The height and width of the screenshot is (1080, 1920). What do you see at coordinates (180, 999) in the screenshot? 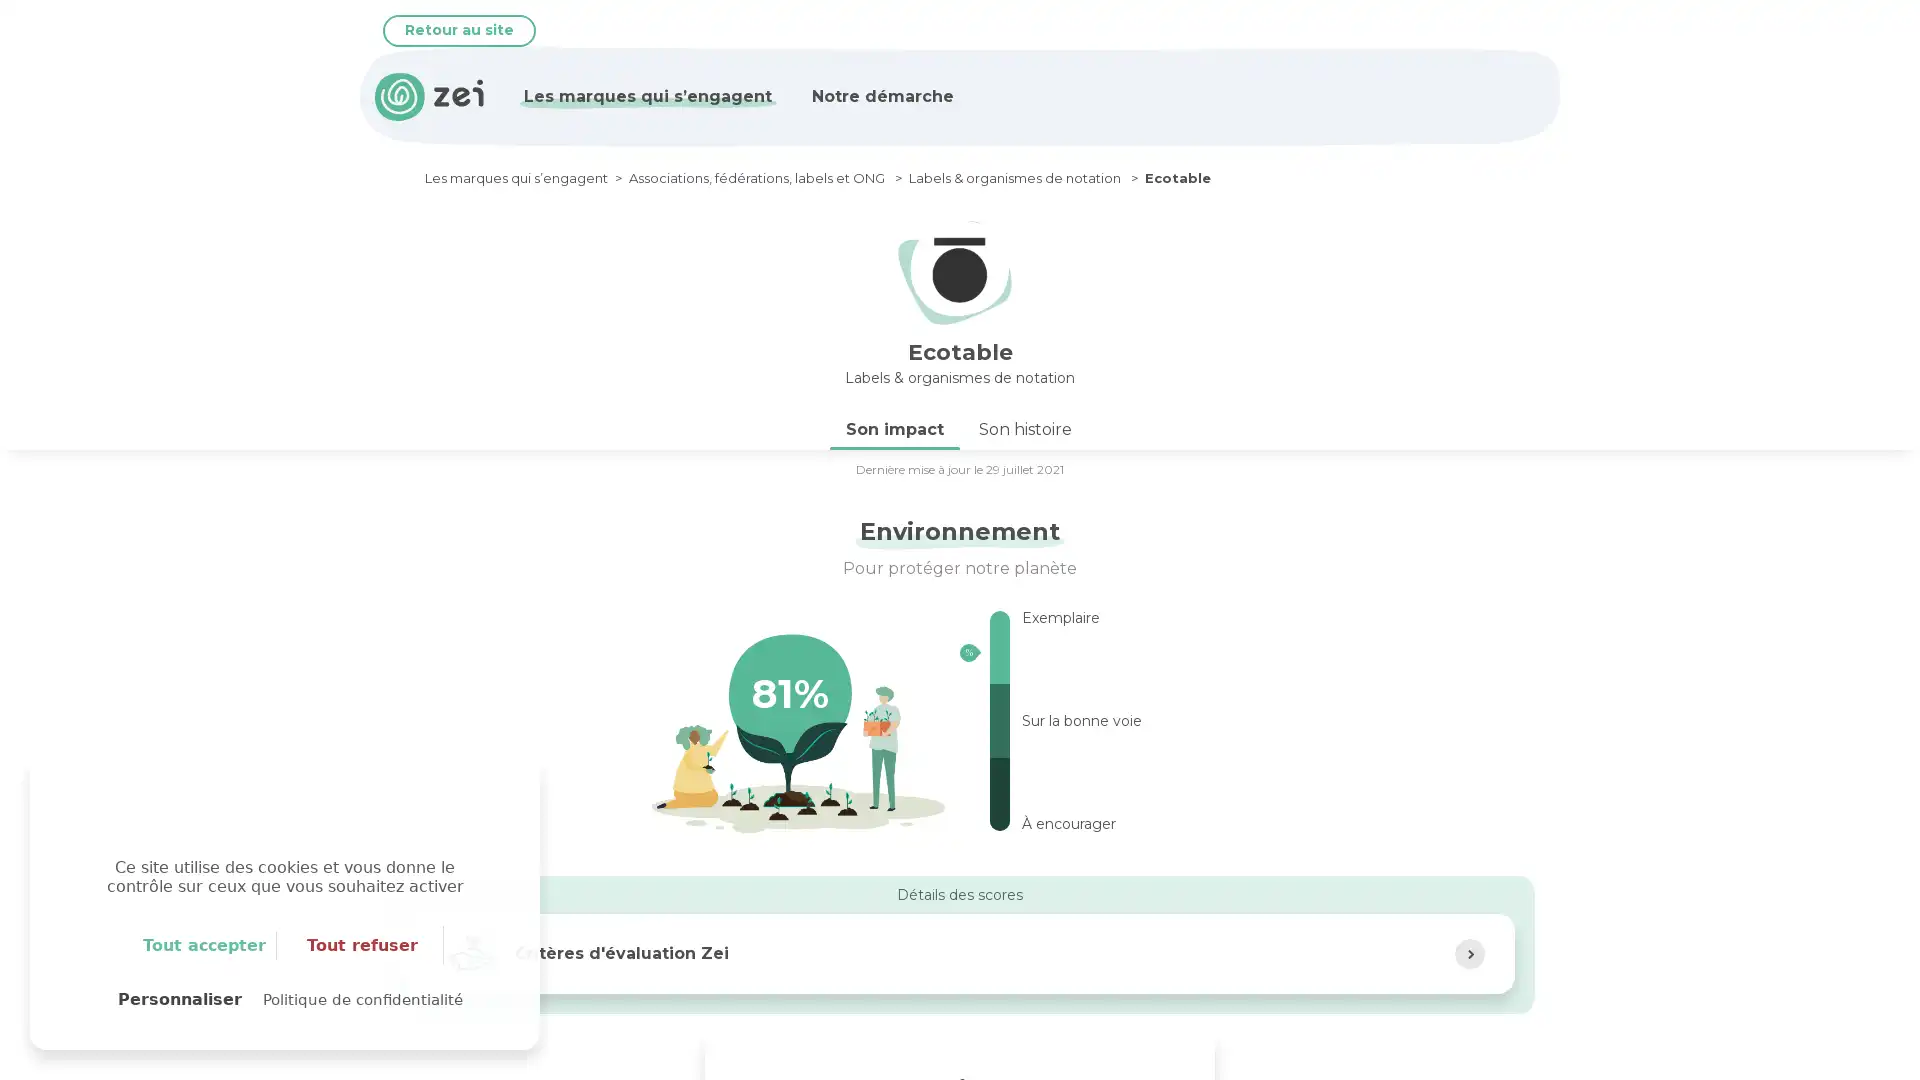
I see `Personnaliser (fenetre modale)` at bounding box center [180, 999].